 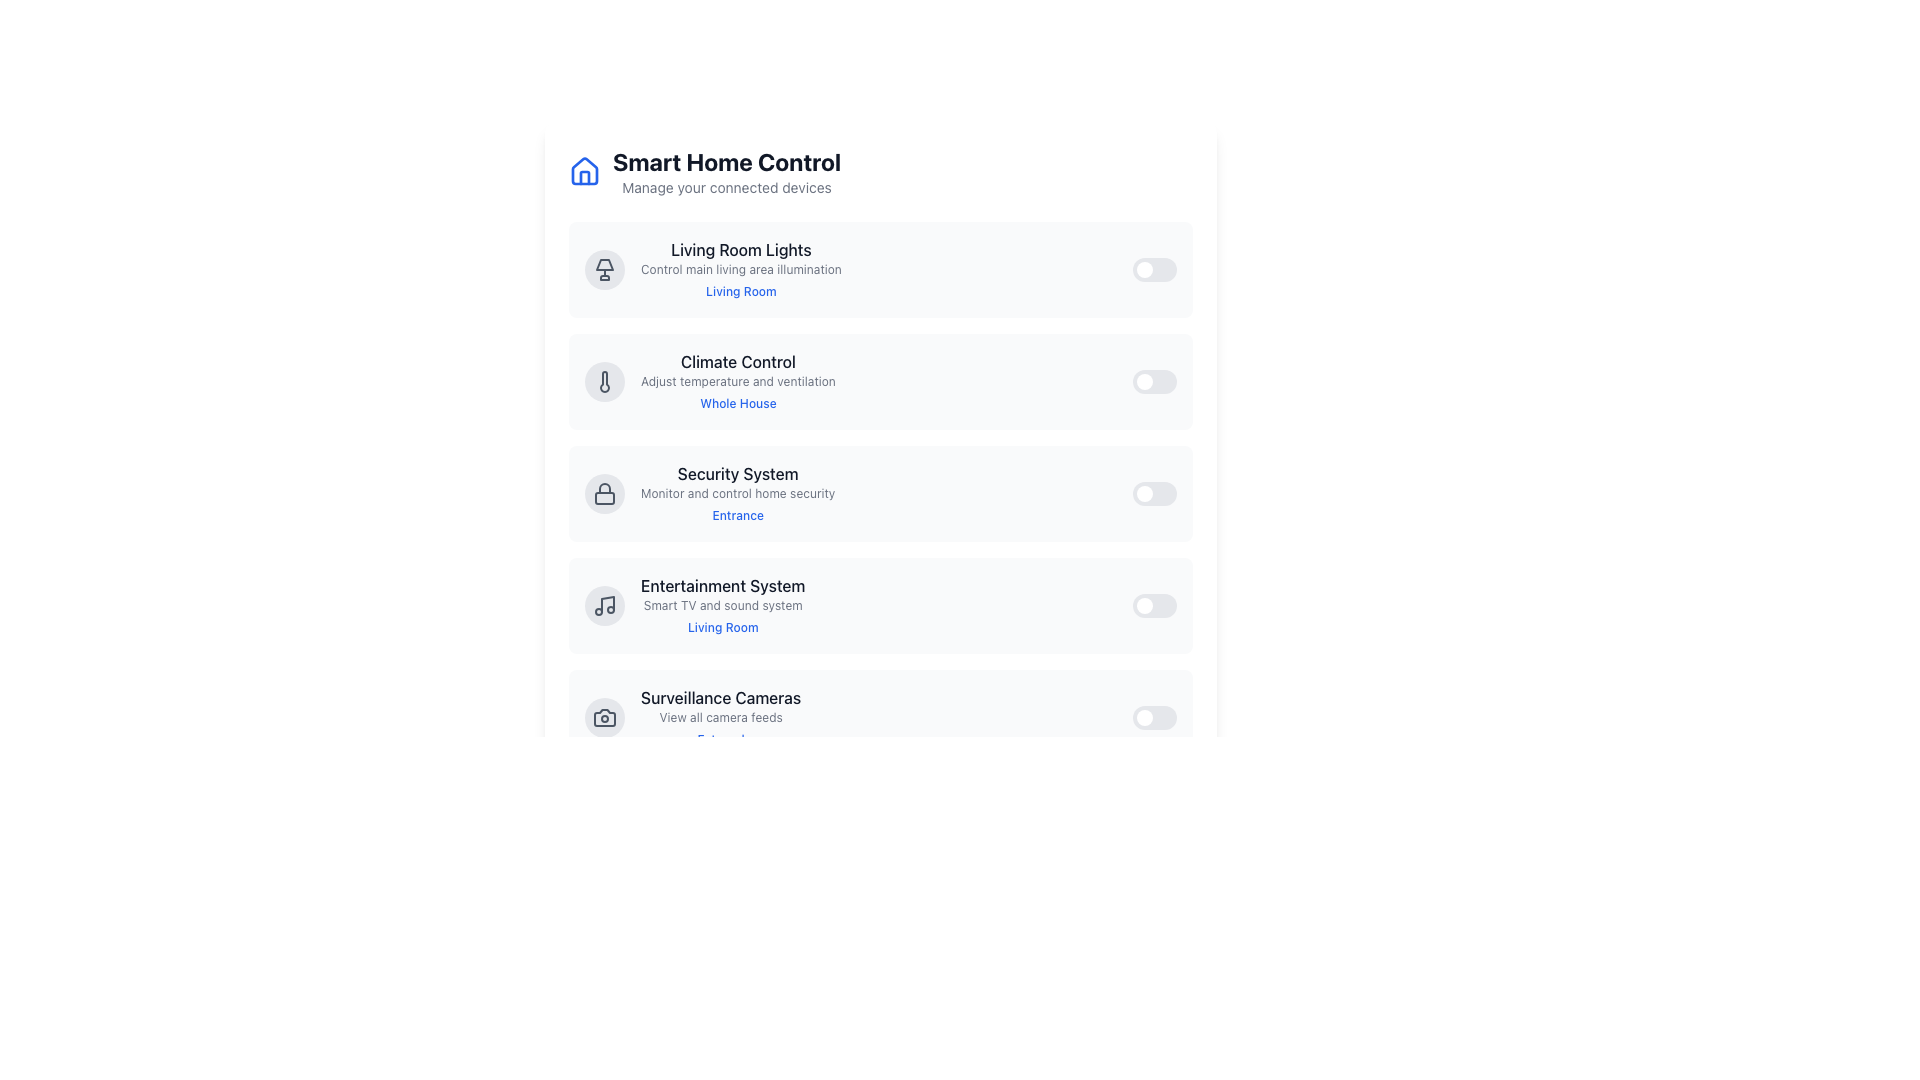 I want to click on the security icon that visually represents locking functionality, located to the left of the 'Monitor and control home security' text under 'Security System', so click(x=603, y=493).